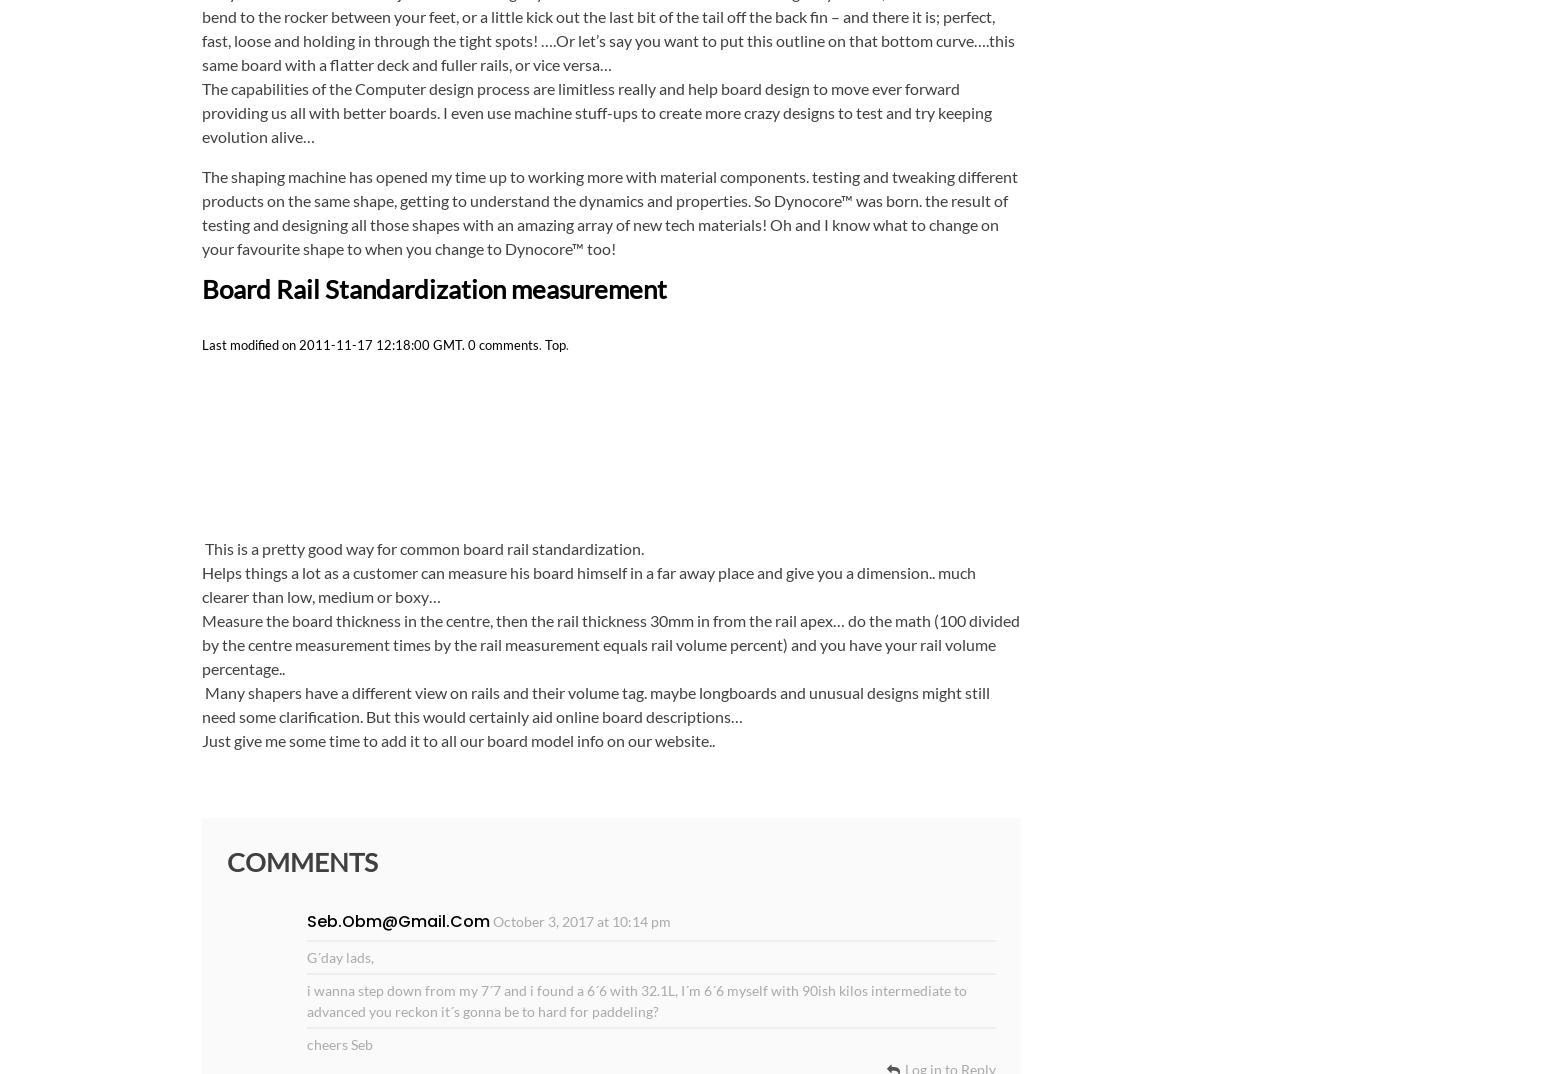  What do you see at coordinates (200, 288) in the screenshot?
I see `'Board Rail Standardization measurement'` at bounding box center [200, 288].